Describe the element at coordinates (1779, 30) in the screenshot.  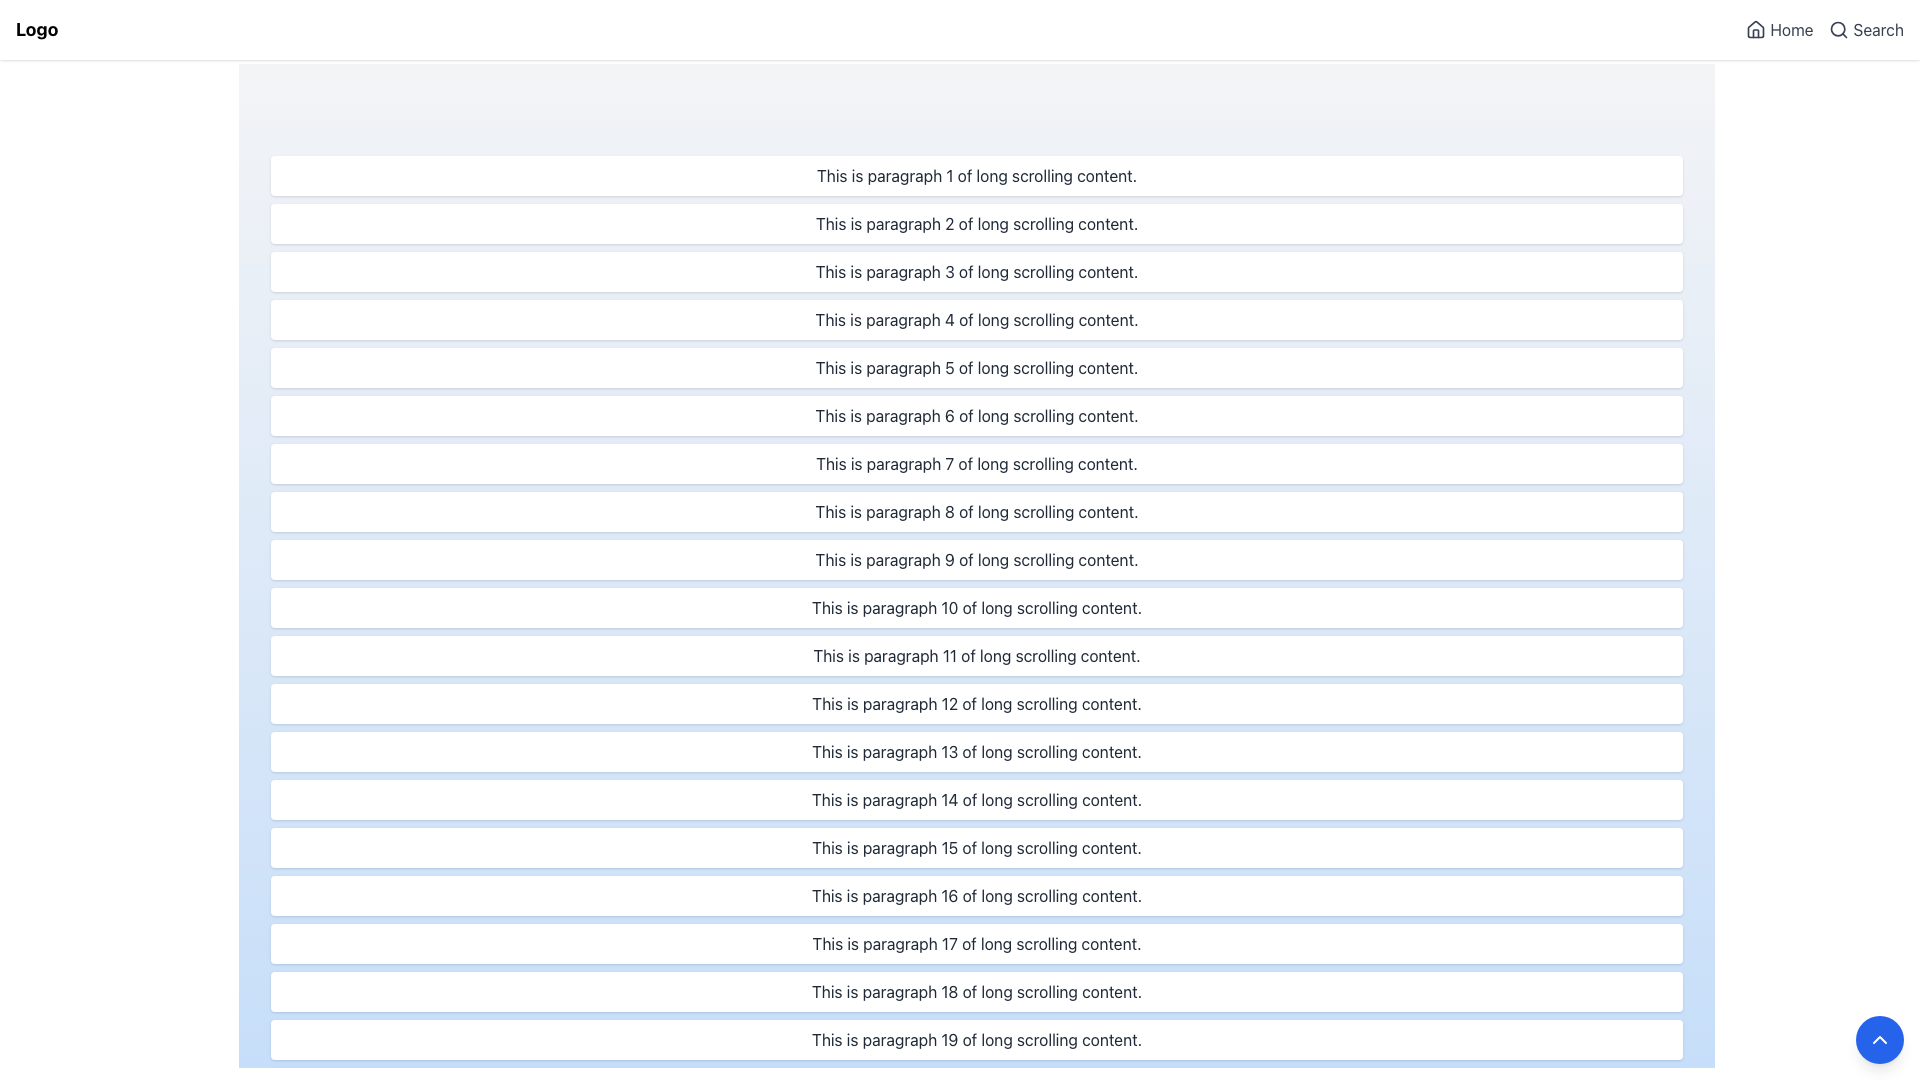
I see `the navigation link located at the top-right corner of the viewport` at that location.